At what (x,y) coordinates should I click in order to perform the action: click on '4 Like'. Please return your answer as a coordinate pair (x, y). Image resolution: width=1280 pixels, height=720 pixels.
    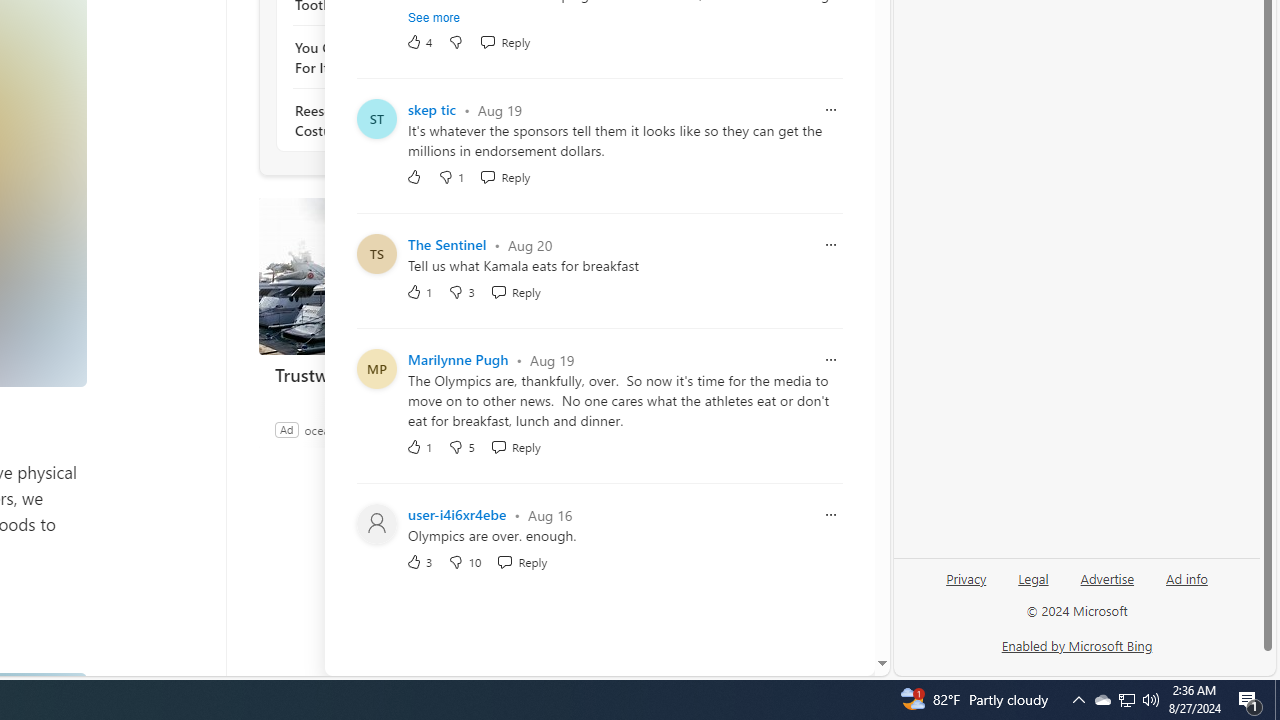
    Looking at the image, I should click on (418, 42).